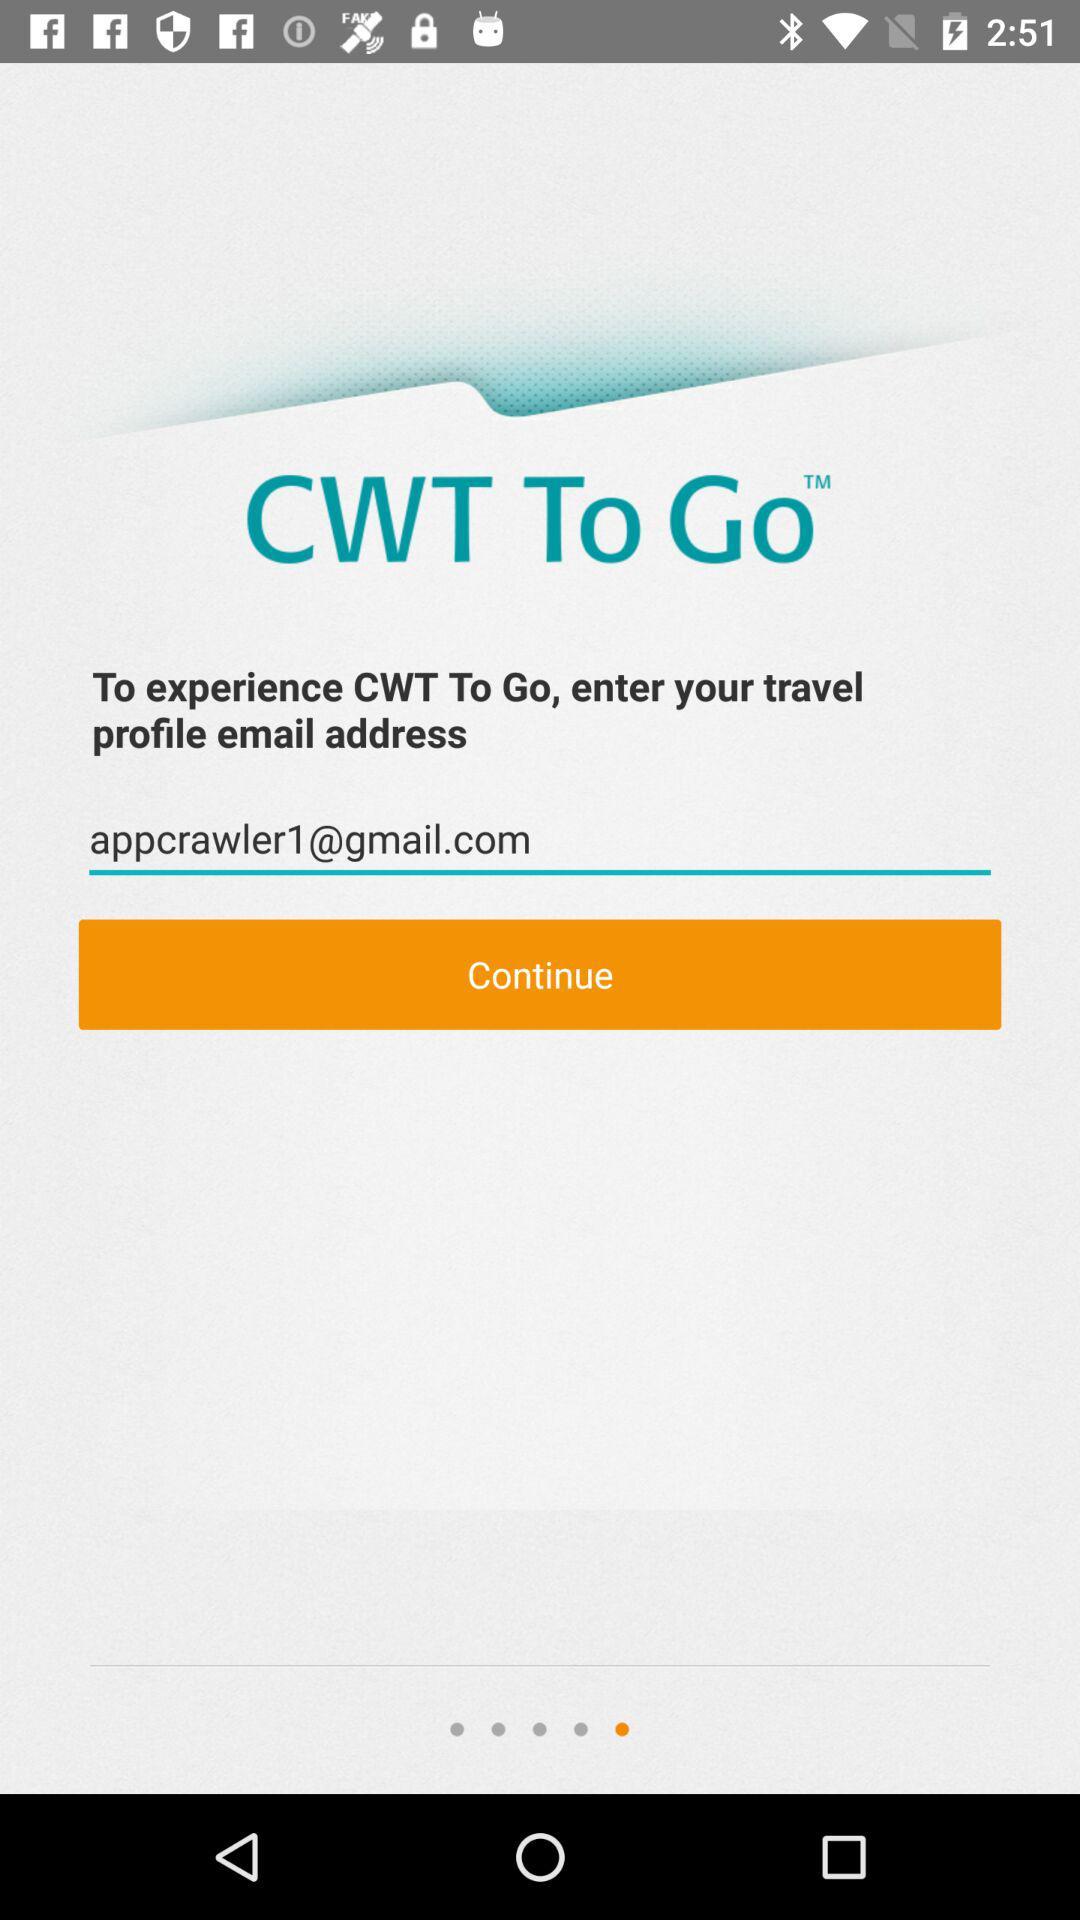 The width and height of the screenshot is (1080, 1920). I want to click on continue item, so click(540, 974).